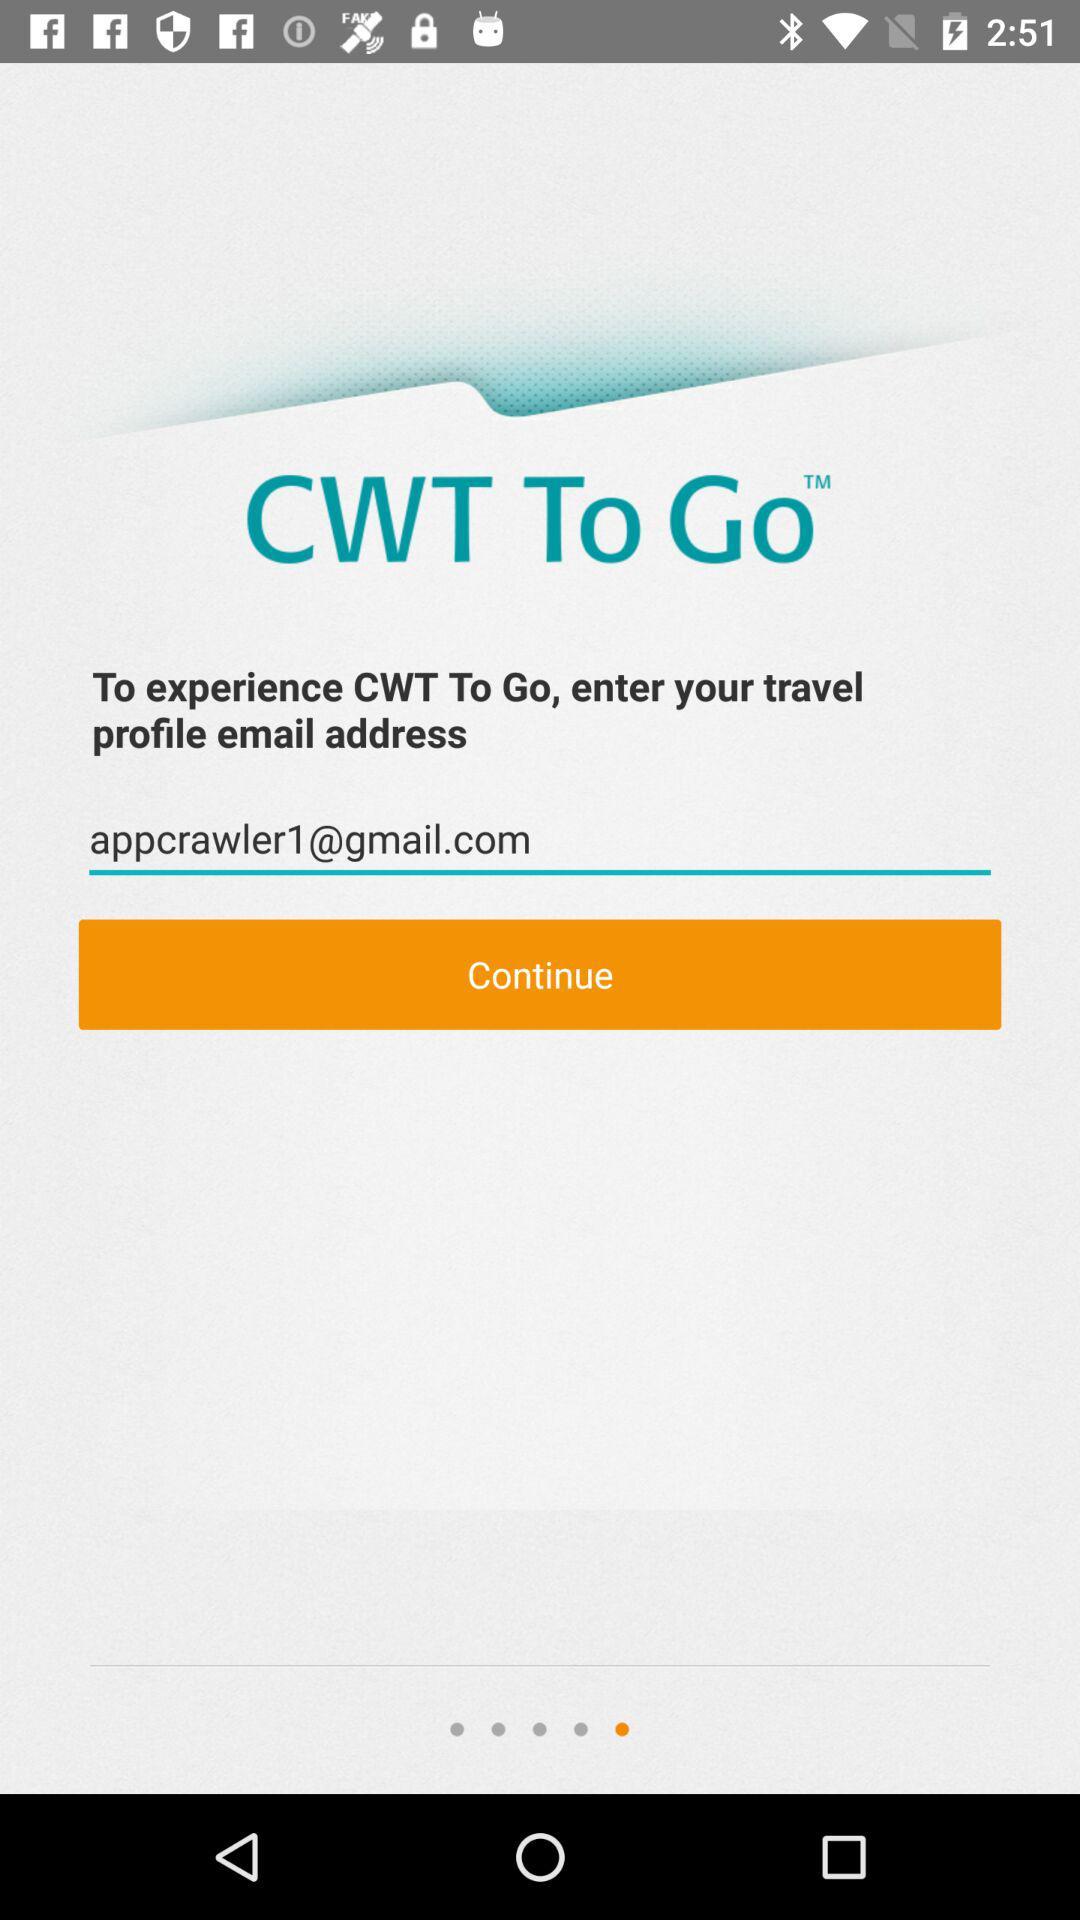 The width and height of the screenshot is (1080, 1920). I want to click on continue item, so click(540, 974).